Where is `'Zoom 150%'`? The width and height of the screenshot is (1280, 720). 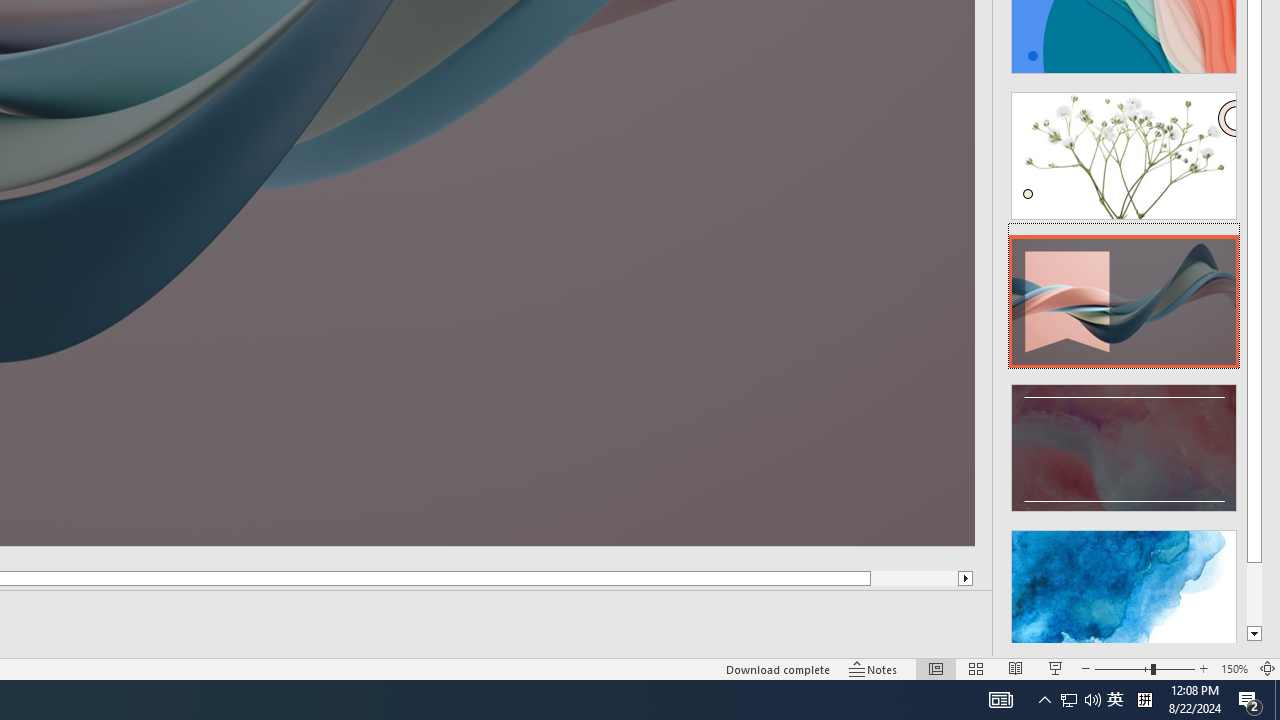
'Zoom 150%' is located at coordinates (1233, 669).